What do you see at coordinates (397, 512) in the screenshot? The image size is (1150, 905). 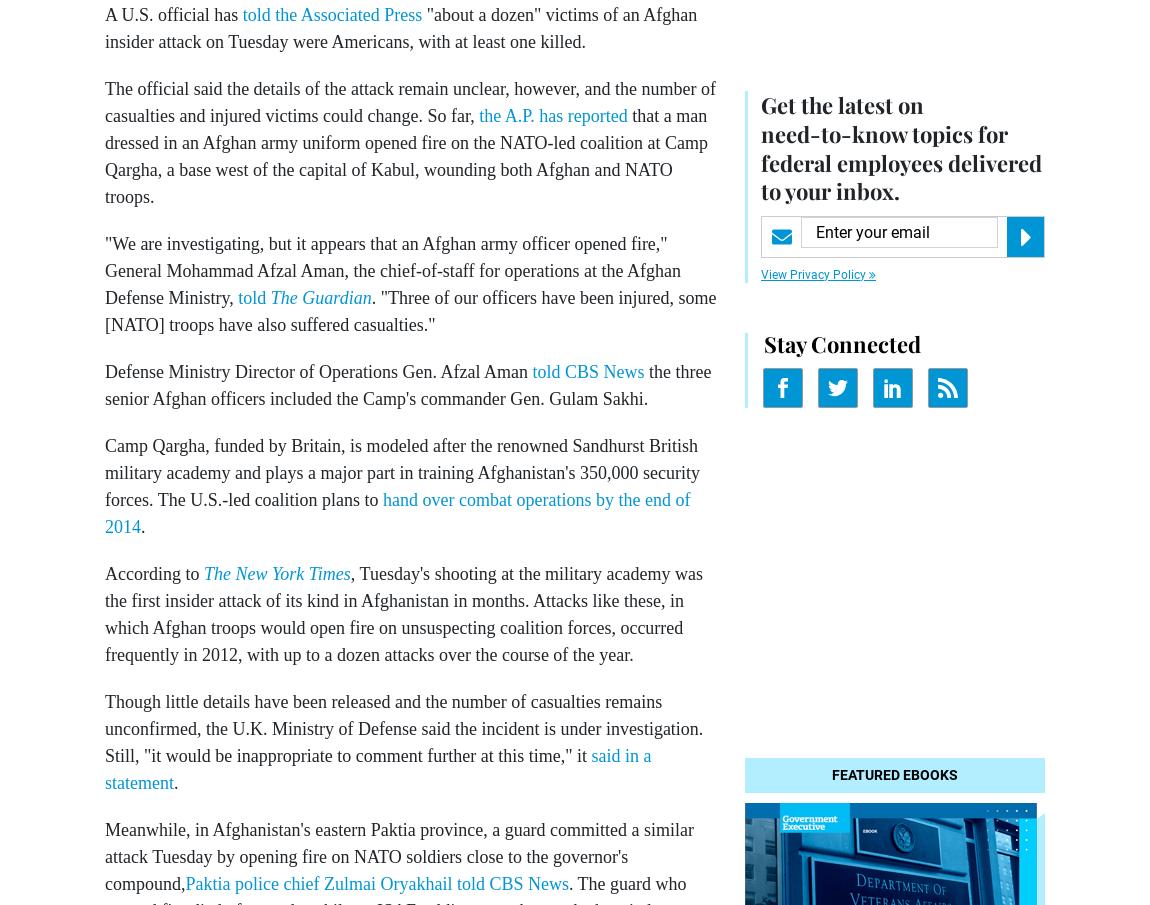 I see `'hand over combat operations by the end of 2014'` at bounding box center [397, 512].